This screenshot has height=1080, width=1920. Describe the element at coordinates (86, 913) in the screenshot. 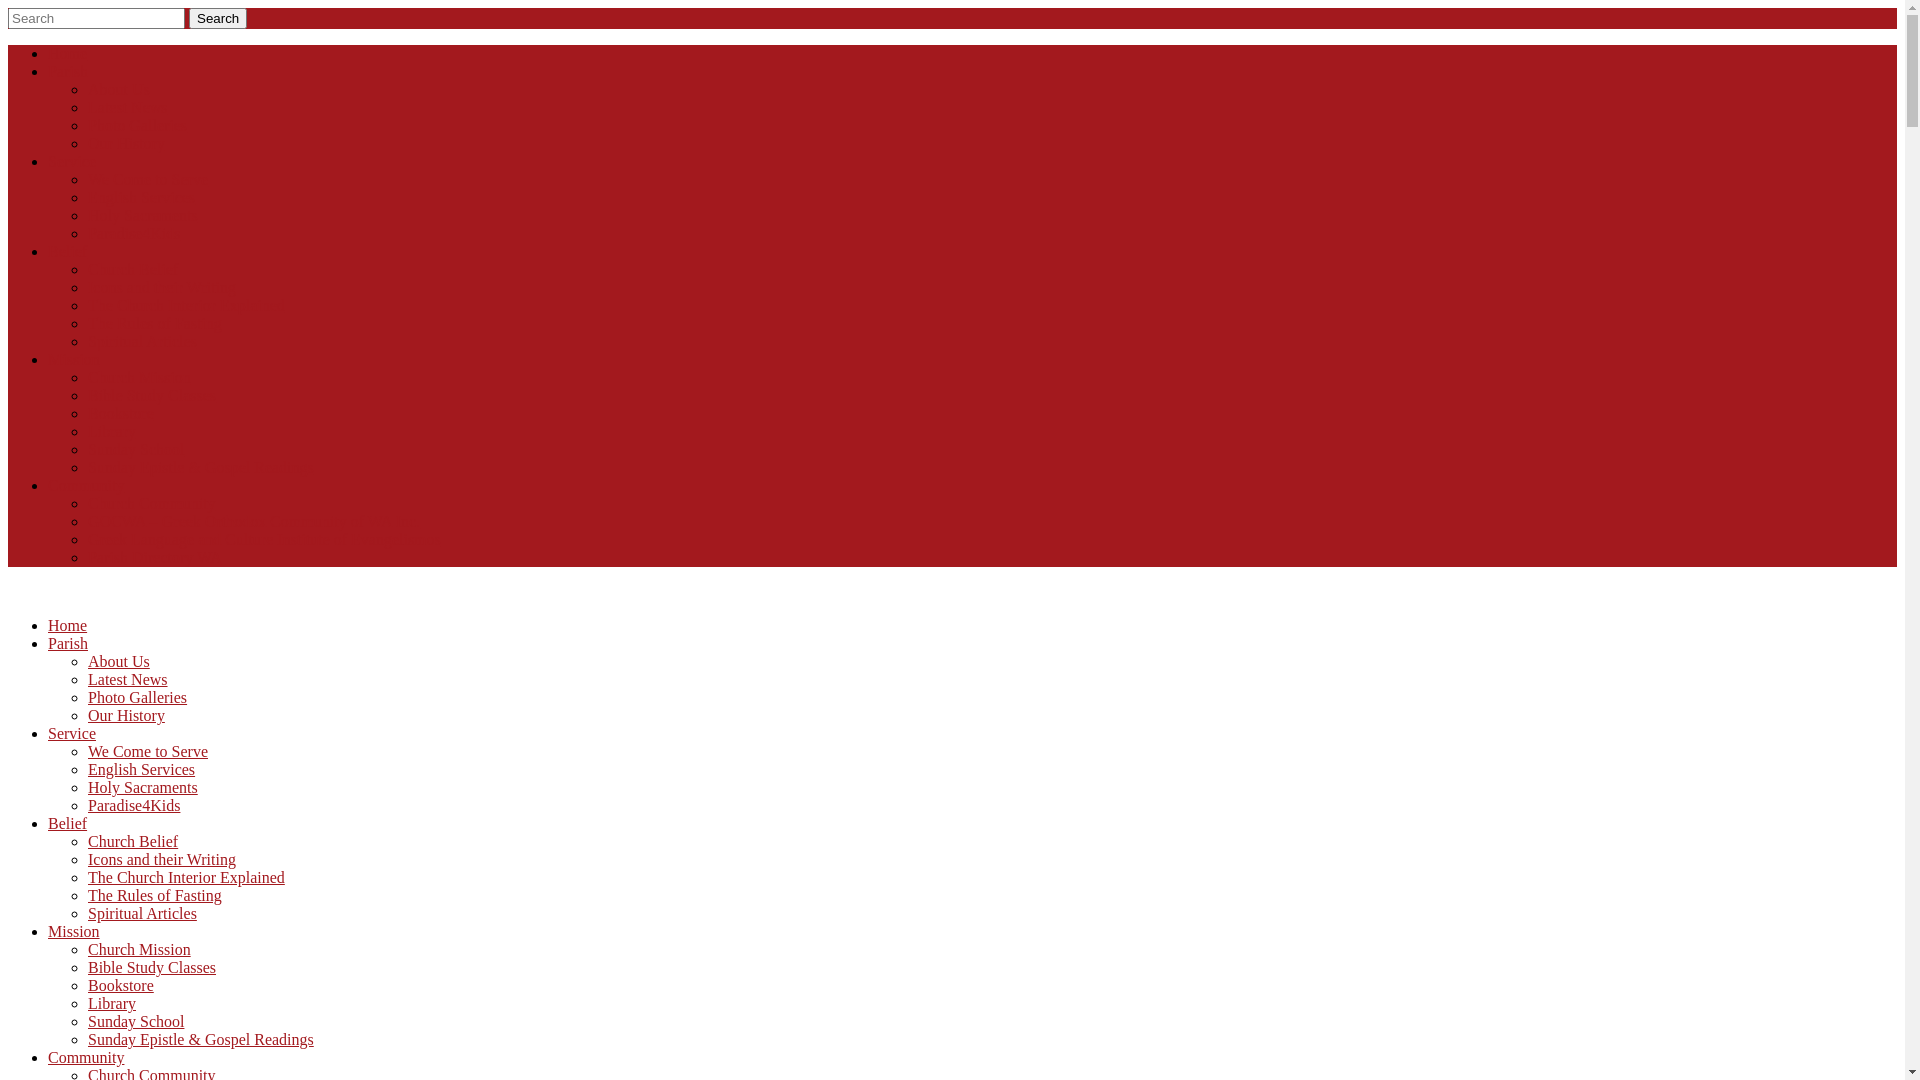

I see `'Spiritual Articles'` at that location.